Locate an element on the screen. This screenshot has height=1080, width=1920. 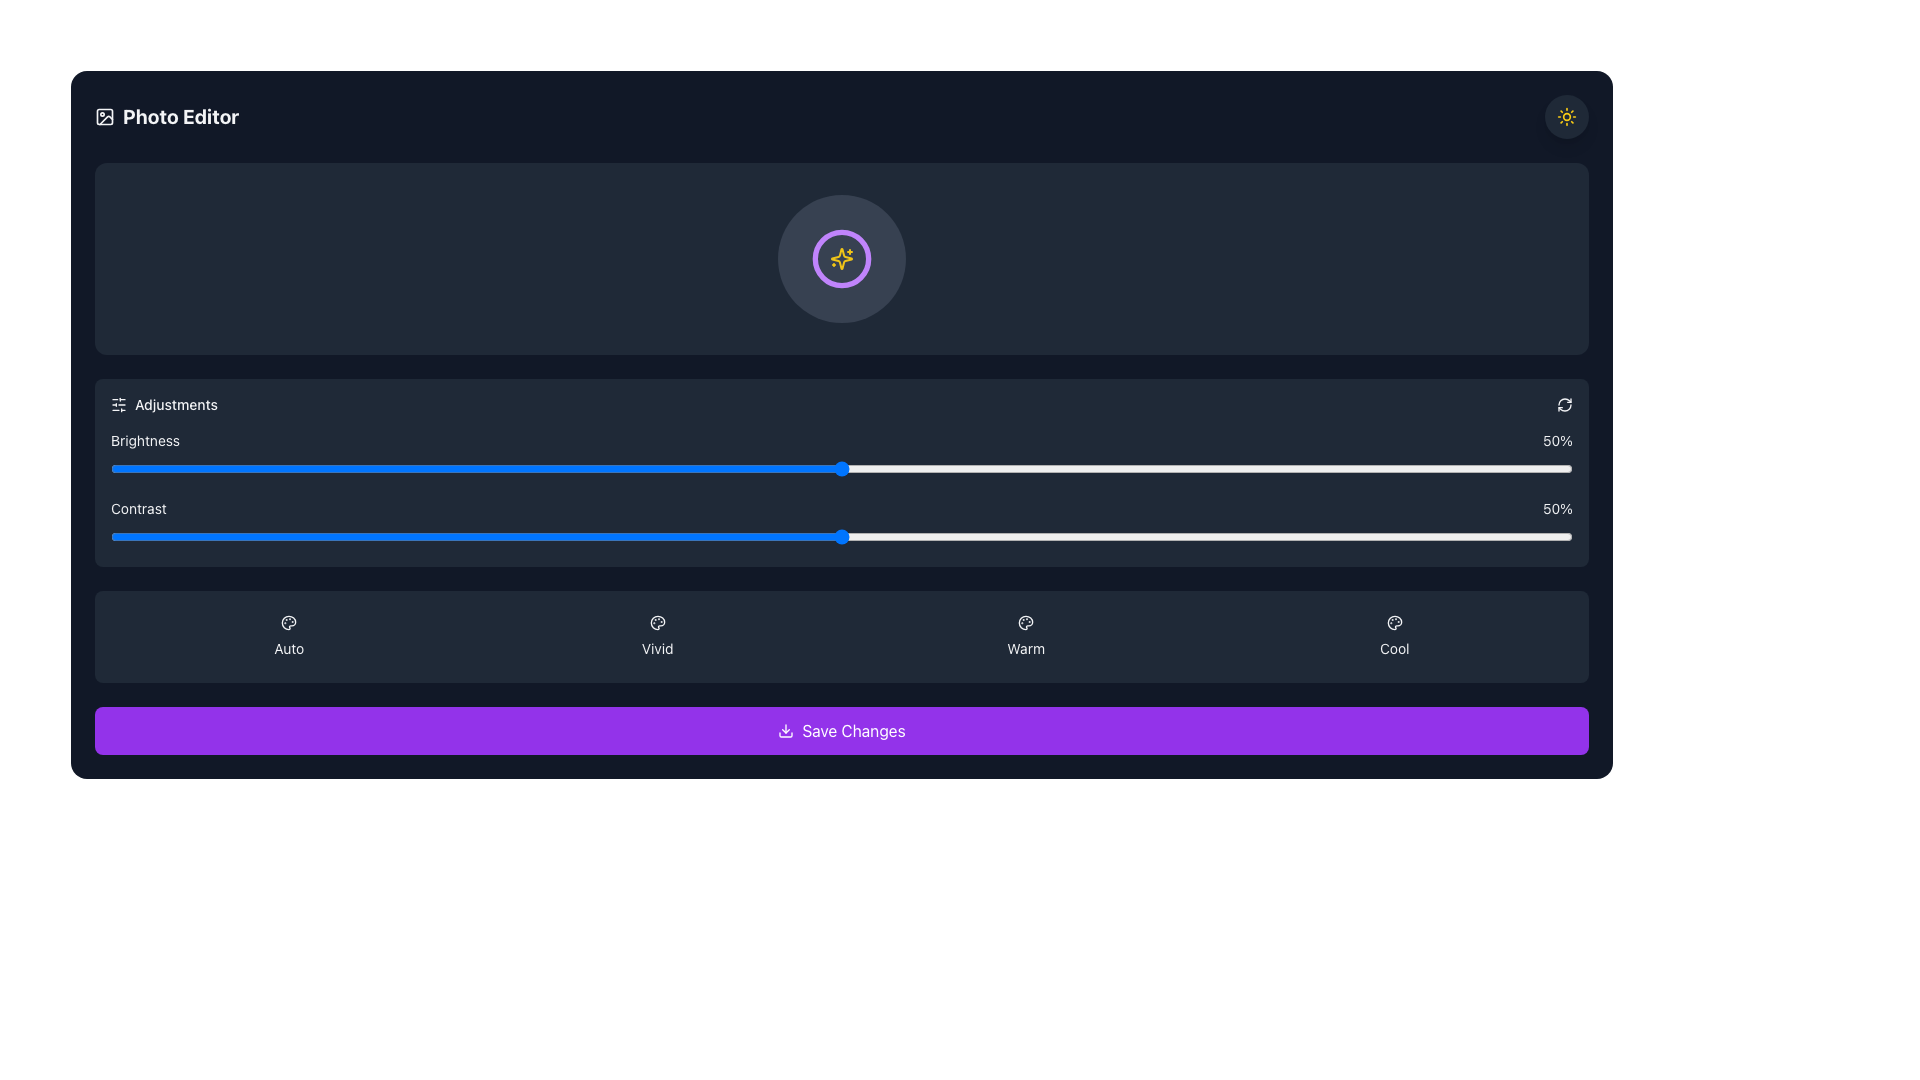
the circular graphic icon with a purple border and a yellow star inside, located in the upper section of the interface is located at coordinates (841, 257).